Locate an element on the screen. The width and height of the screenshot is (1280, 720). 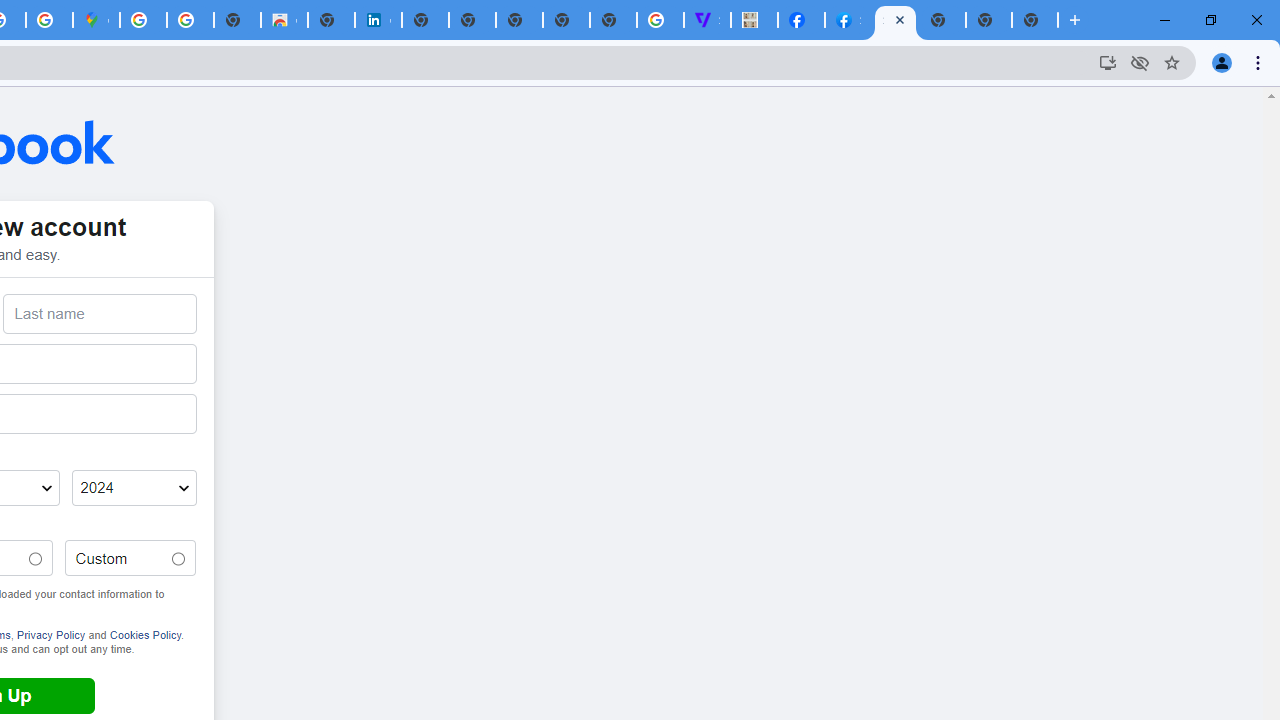
'Cookie Policy | LinkedIn' is located at coordinates (378, 20).